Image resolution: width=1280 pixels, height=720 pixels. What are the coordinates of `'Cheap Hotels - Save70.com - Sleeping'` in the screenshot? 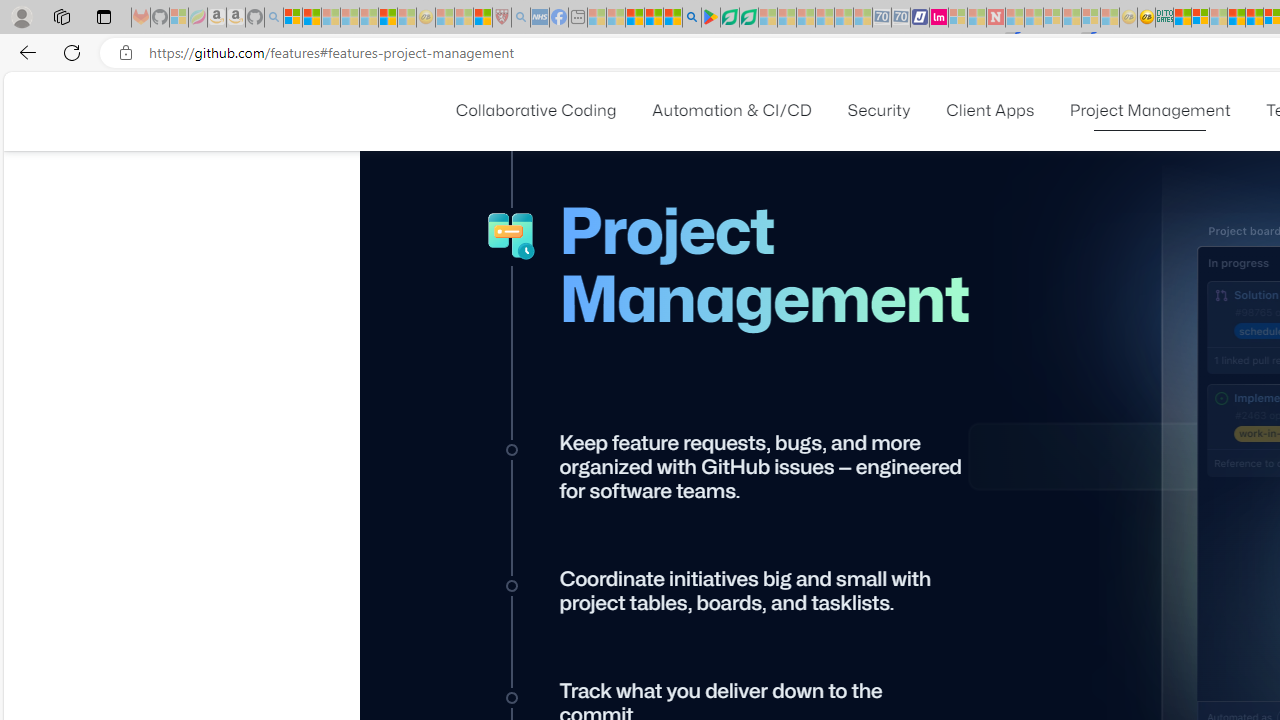 It's located at (900, 17).